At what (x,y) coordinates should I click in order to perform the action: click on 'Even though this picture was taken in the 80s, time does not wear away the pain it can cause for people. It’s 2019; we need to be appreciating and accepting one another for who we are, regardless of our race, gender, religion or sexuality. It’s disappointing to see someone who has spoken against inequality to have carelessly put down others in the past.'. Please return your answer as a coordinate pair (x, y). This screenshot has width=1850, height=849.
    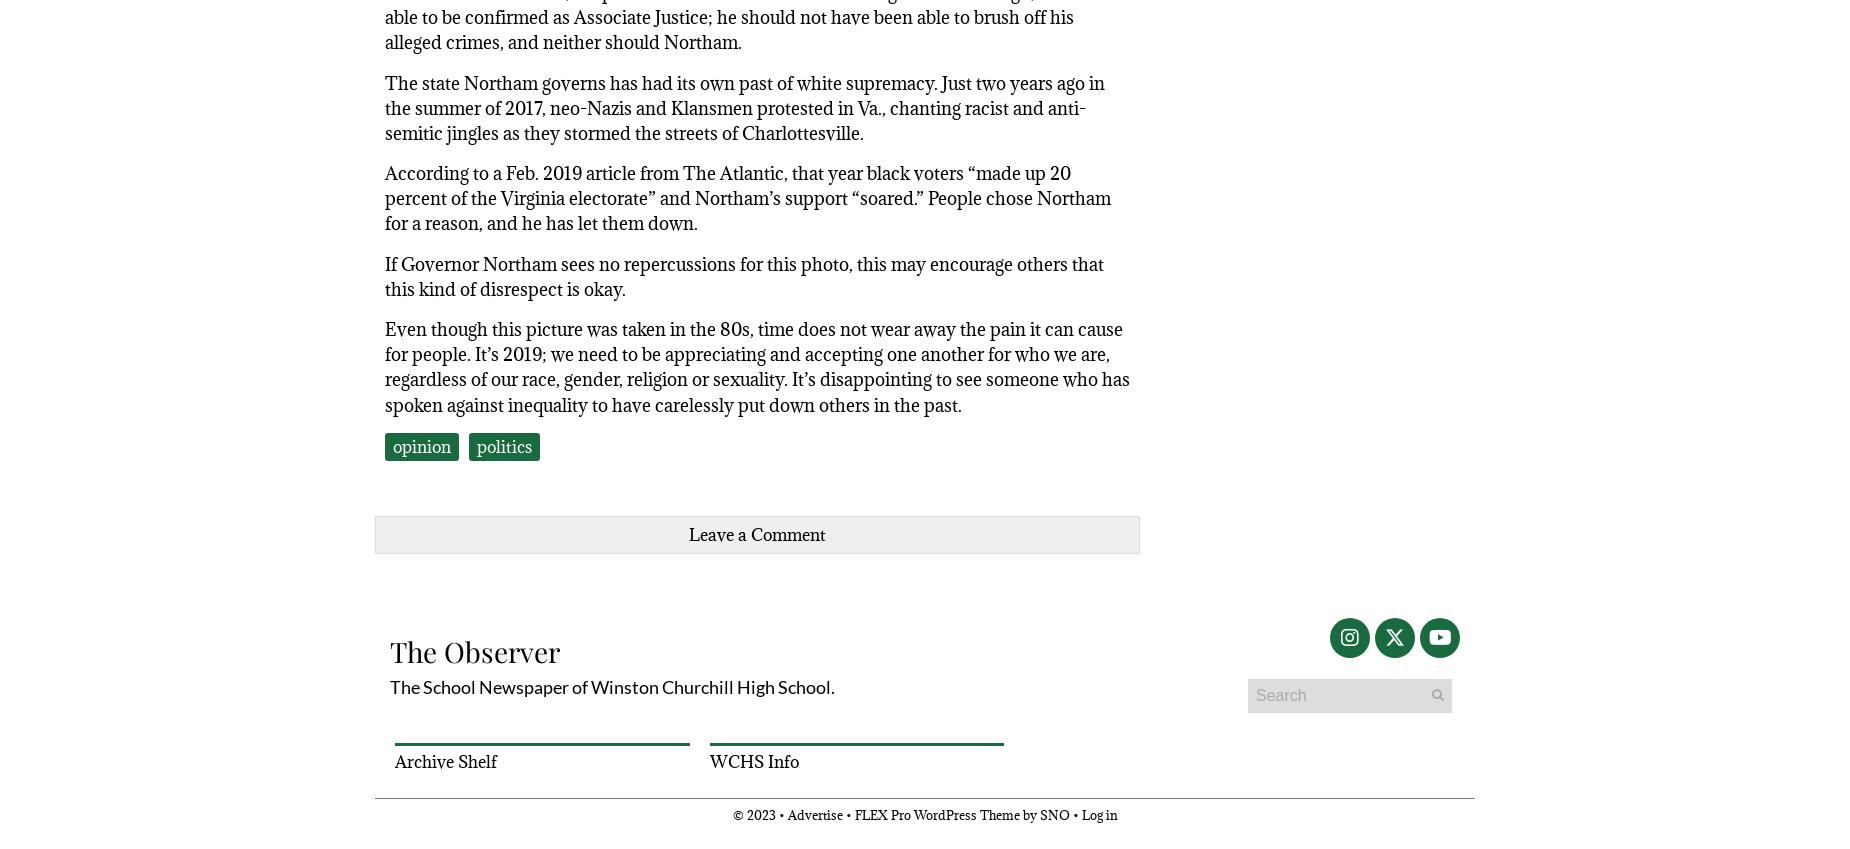
    Looking at the image, I should click on (757, 367).